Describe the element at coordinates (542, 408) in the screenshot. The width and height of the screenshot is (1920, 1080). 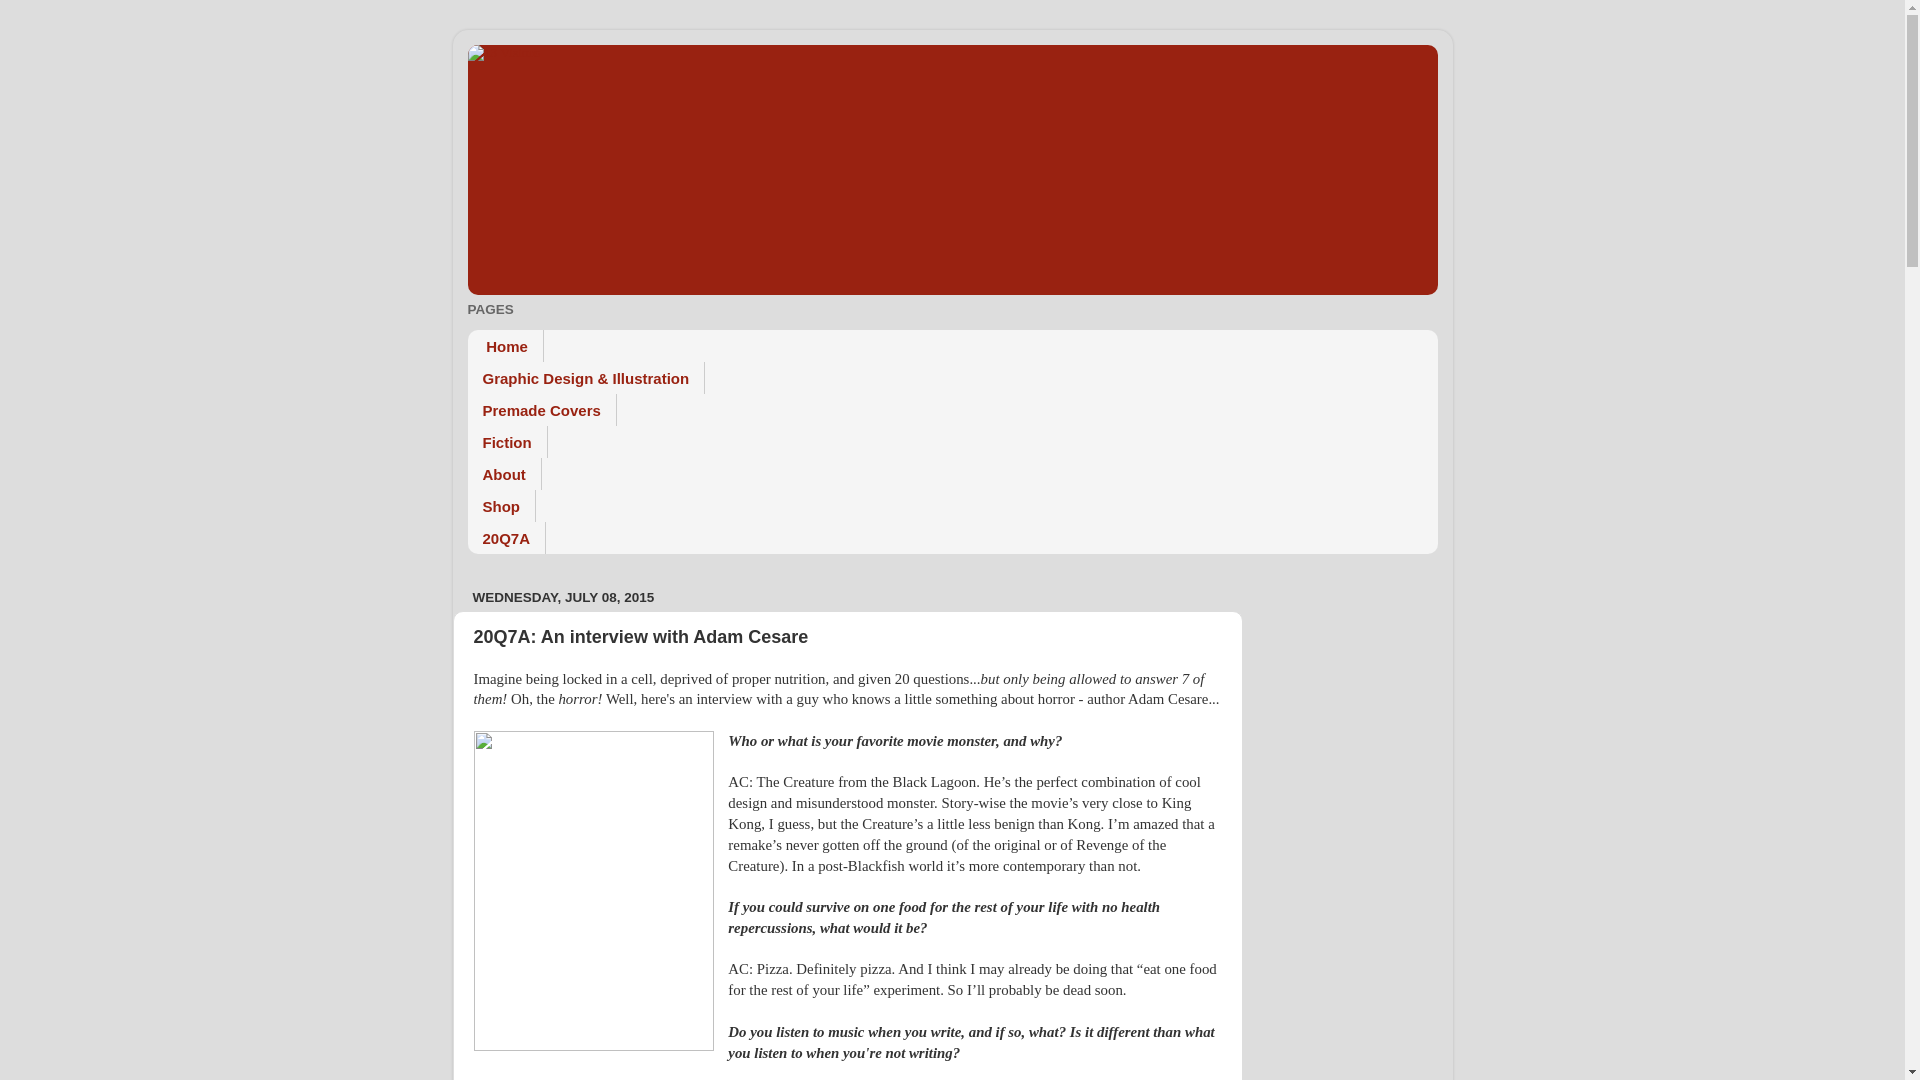
I see `'Premade Covers'` at that location.